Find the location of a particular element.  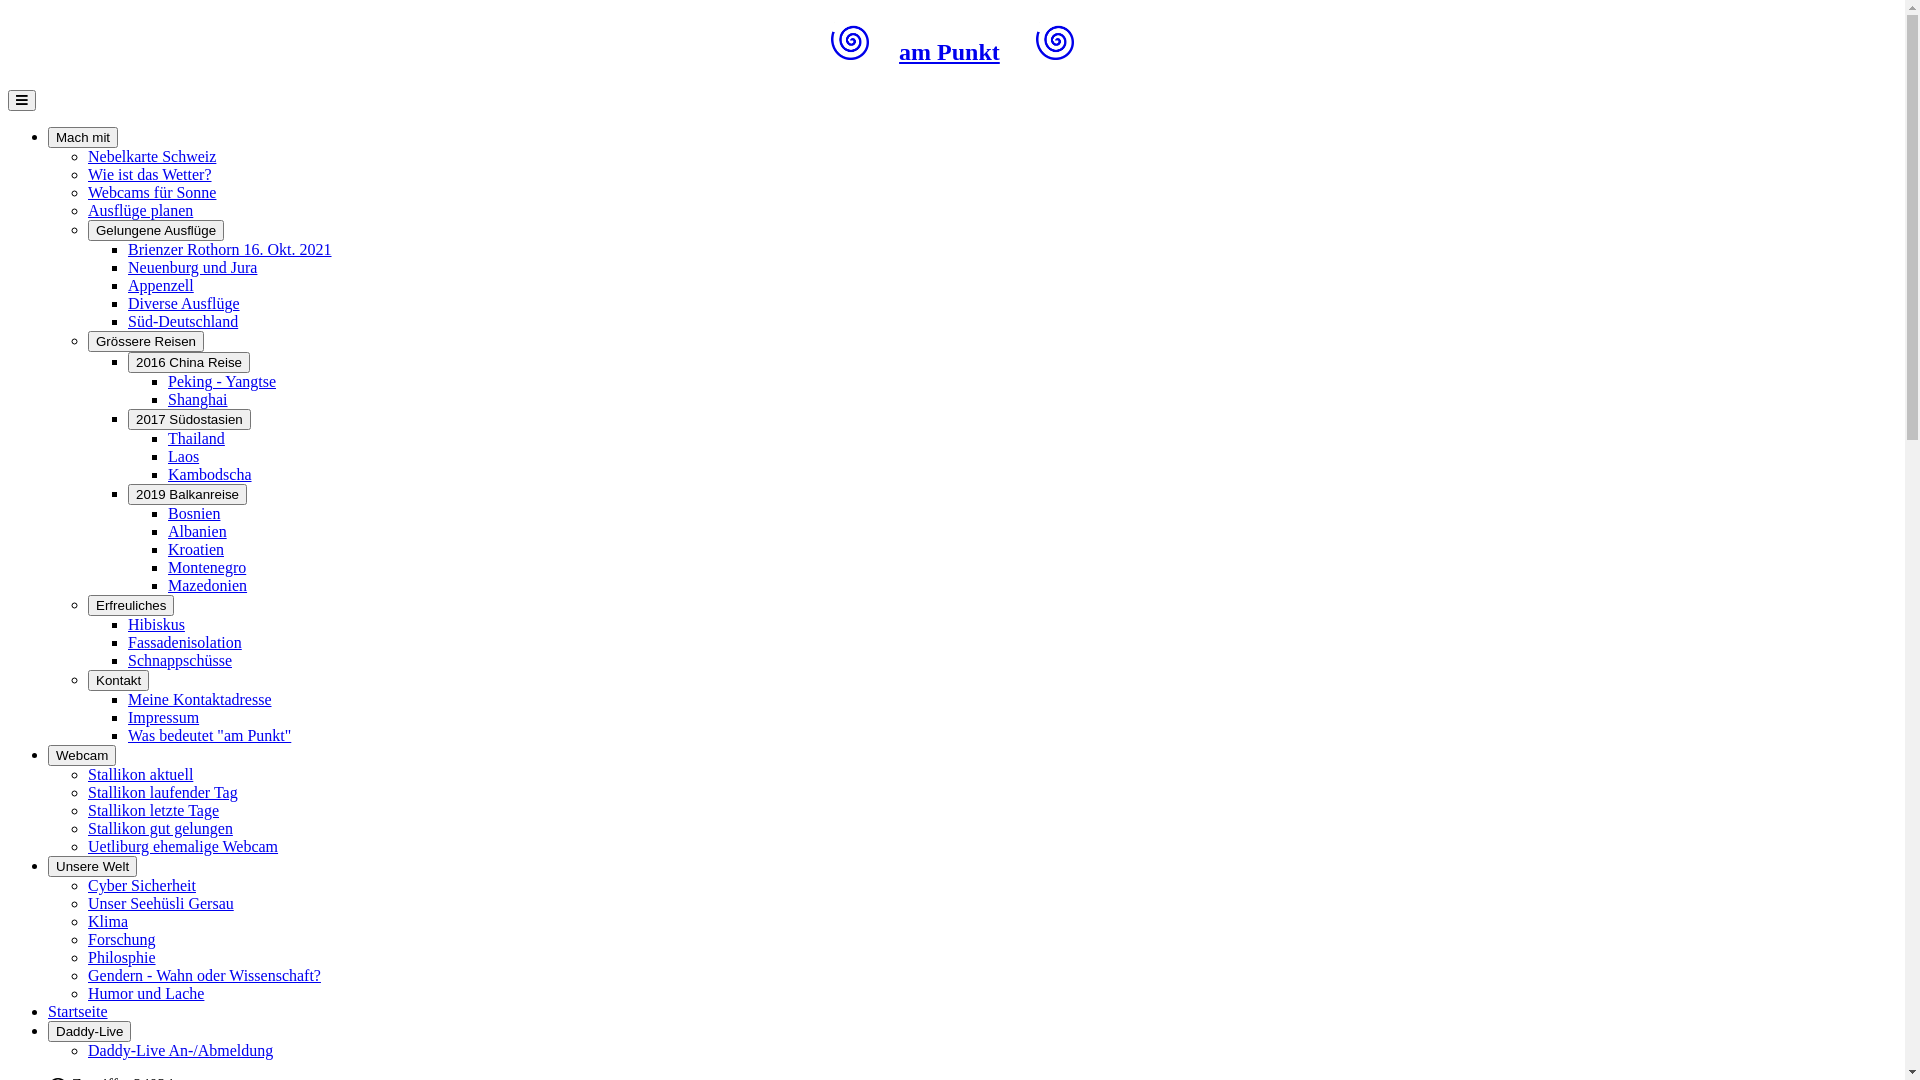

'Bosnien' is located at coordinates (168, 512).